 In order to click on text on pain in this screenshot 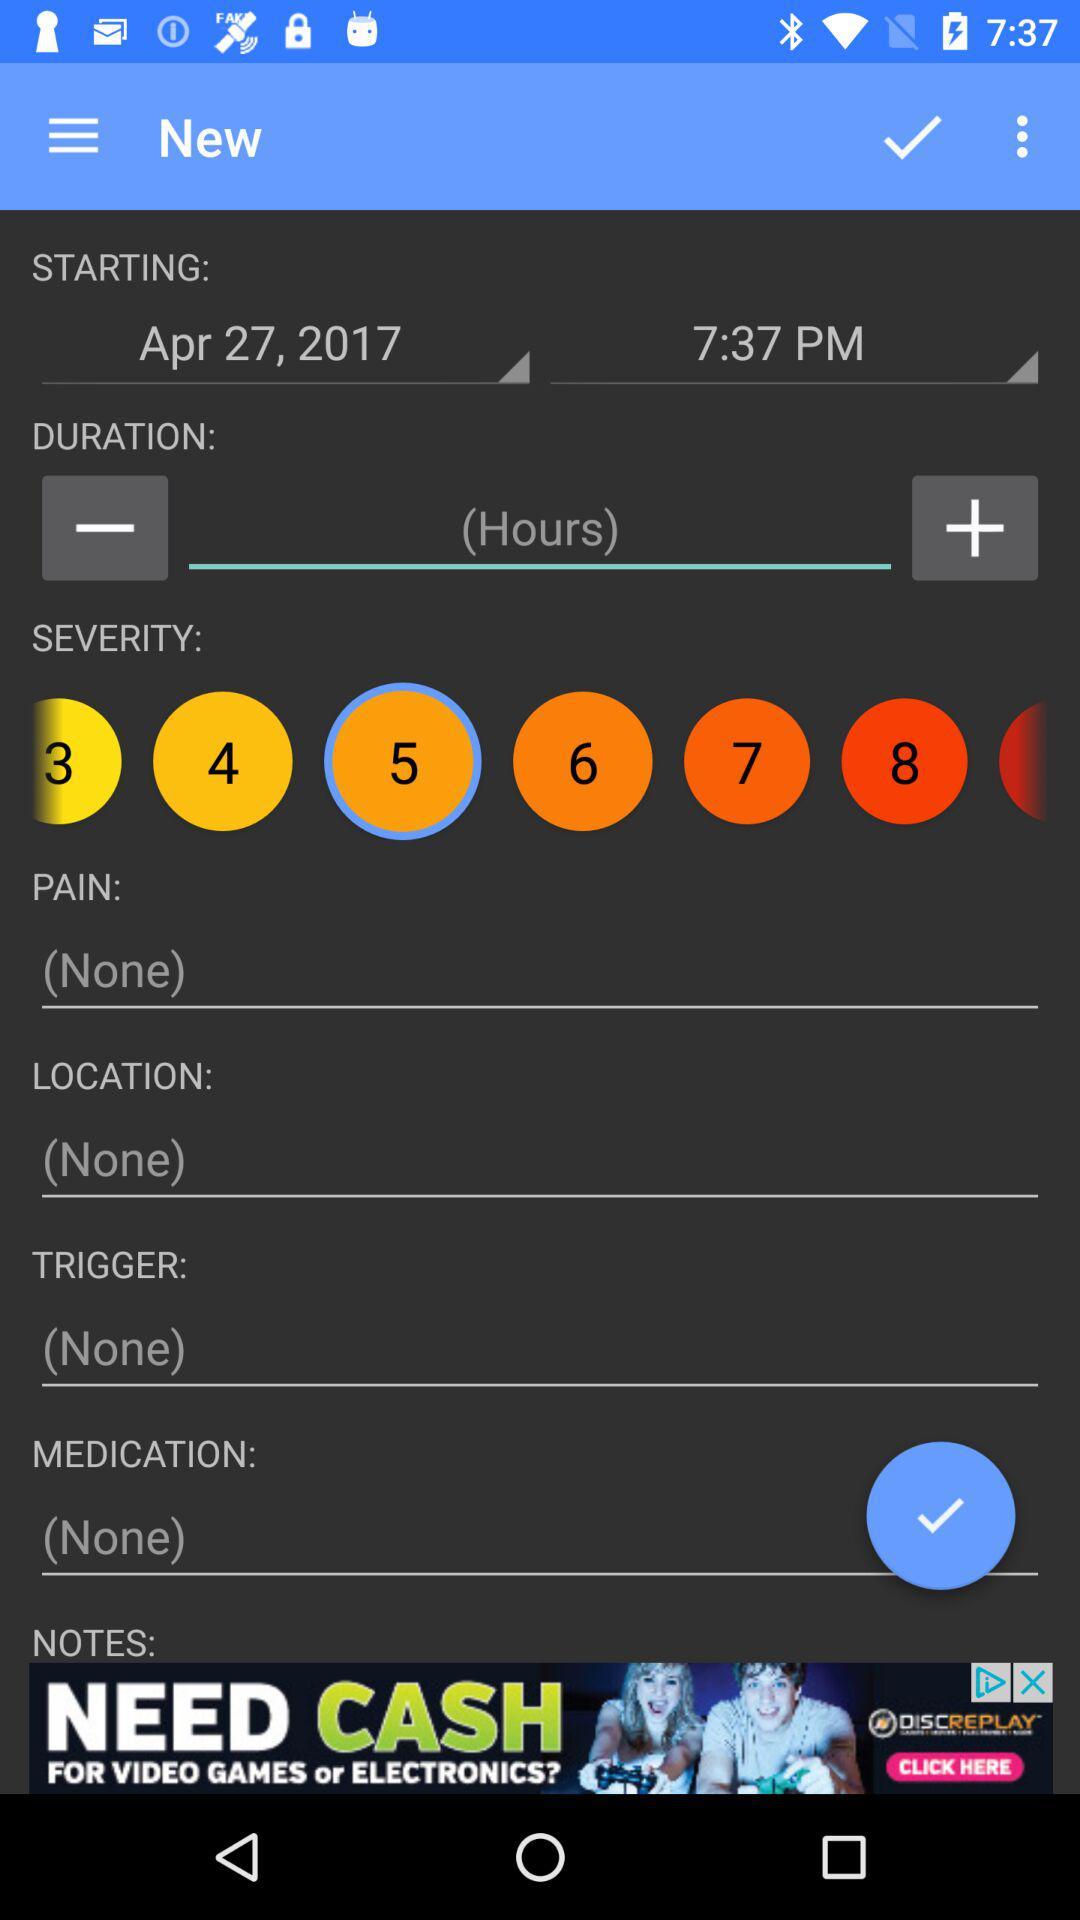, I will do `click(540, 969)`.